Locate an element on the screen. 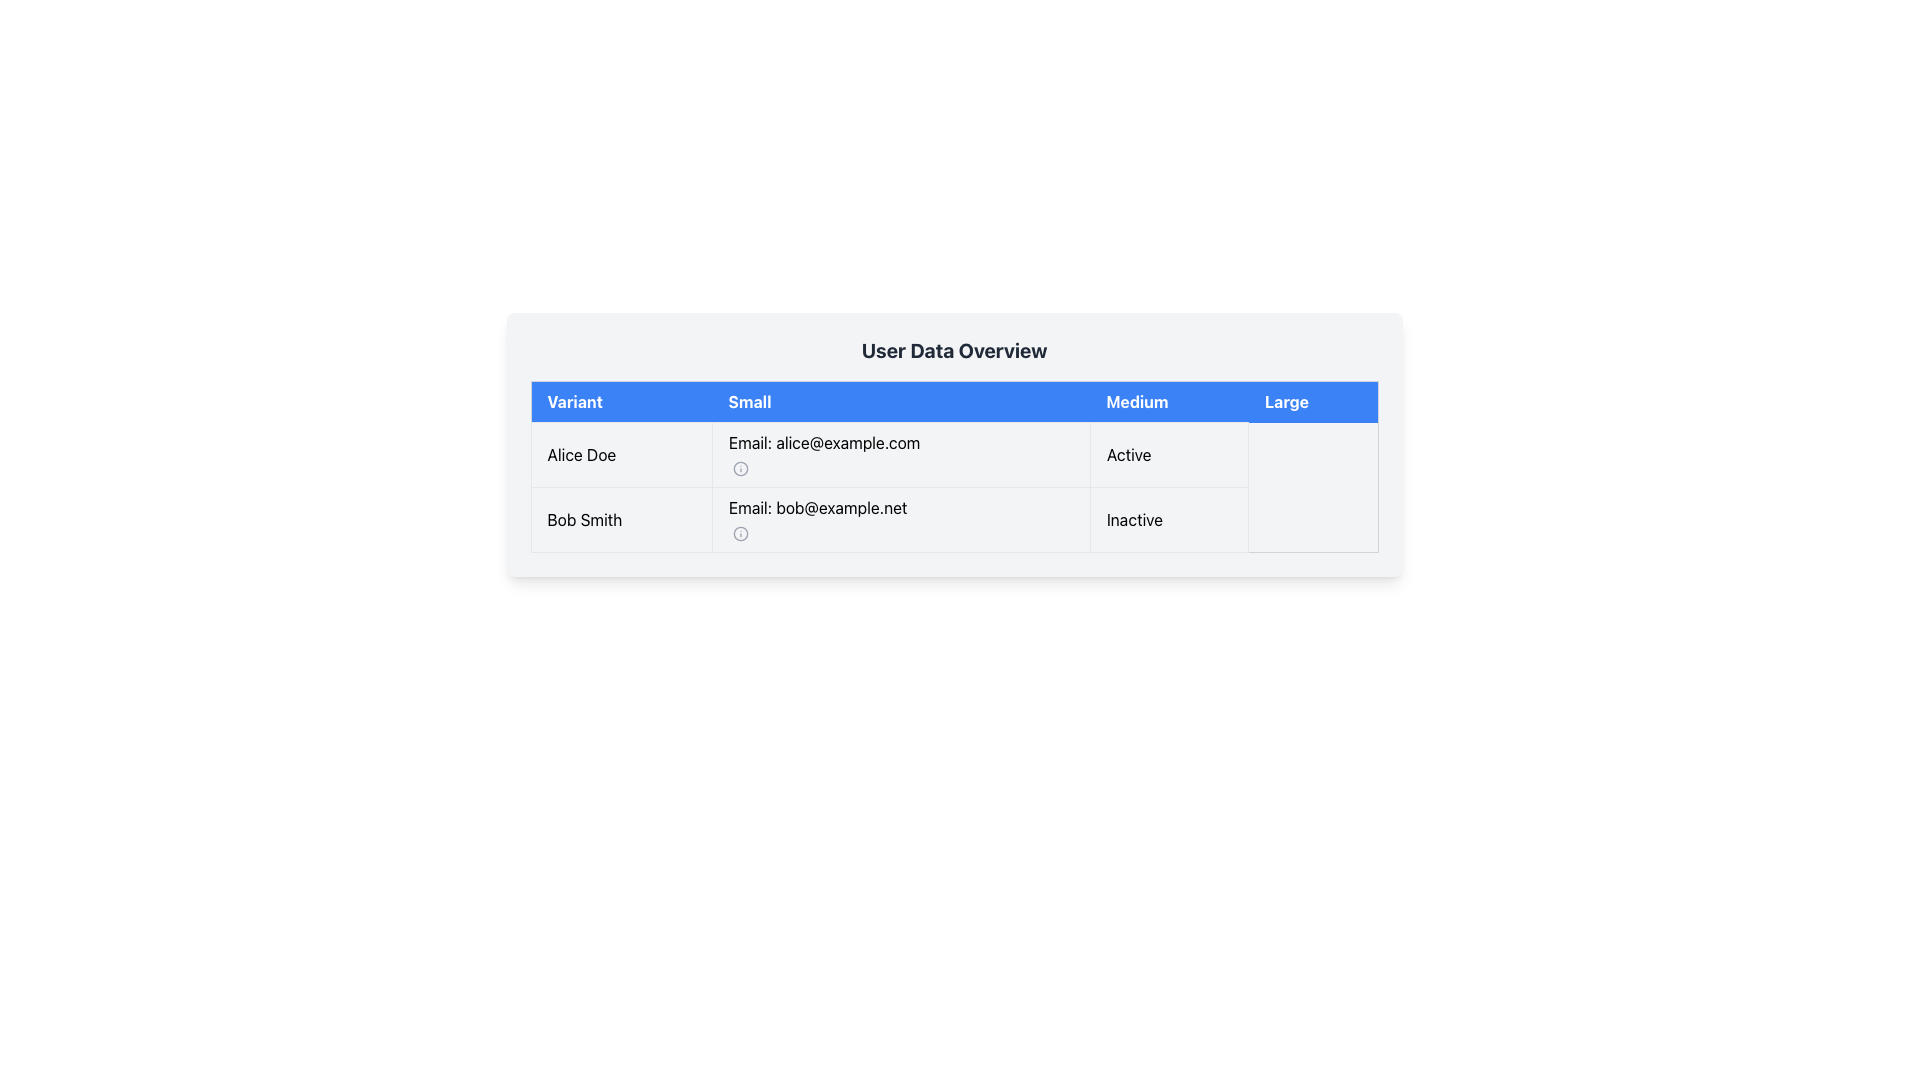 The height and width of the screenshot is (1080, 1920). the info icon styled as a lowercase 'i' in a circle, located to the right of the email text 'alice@example.com' in the first row of the table is located at coordinates (739, 467).